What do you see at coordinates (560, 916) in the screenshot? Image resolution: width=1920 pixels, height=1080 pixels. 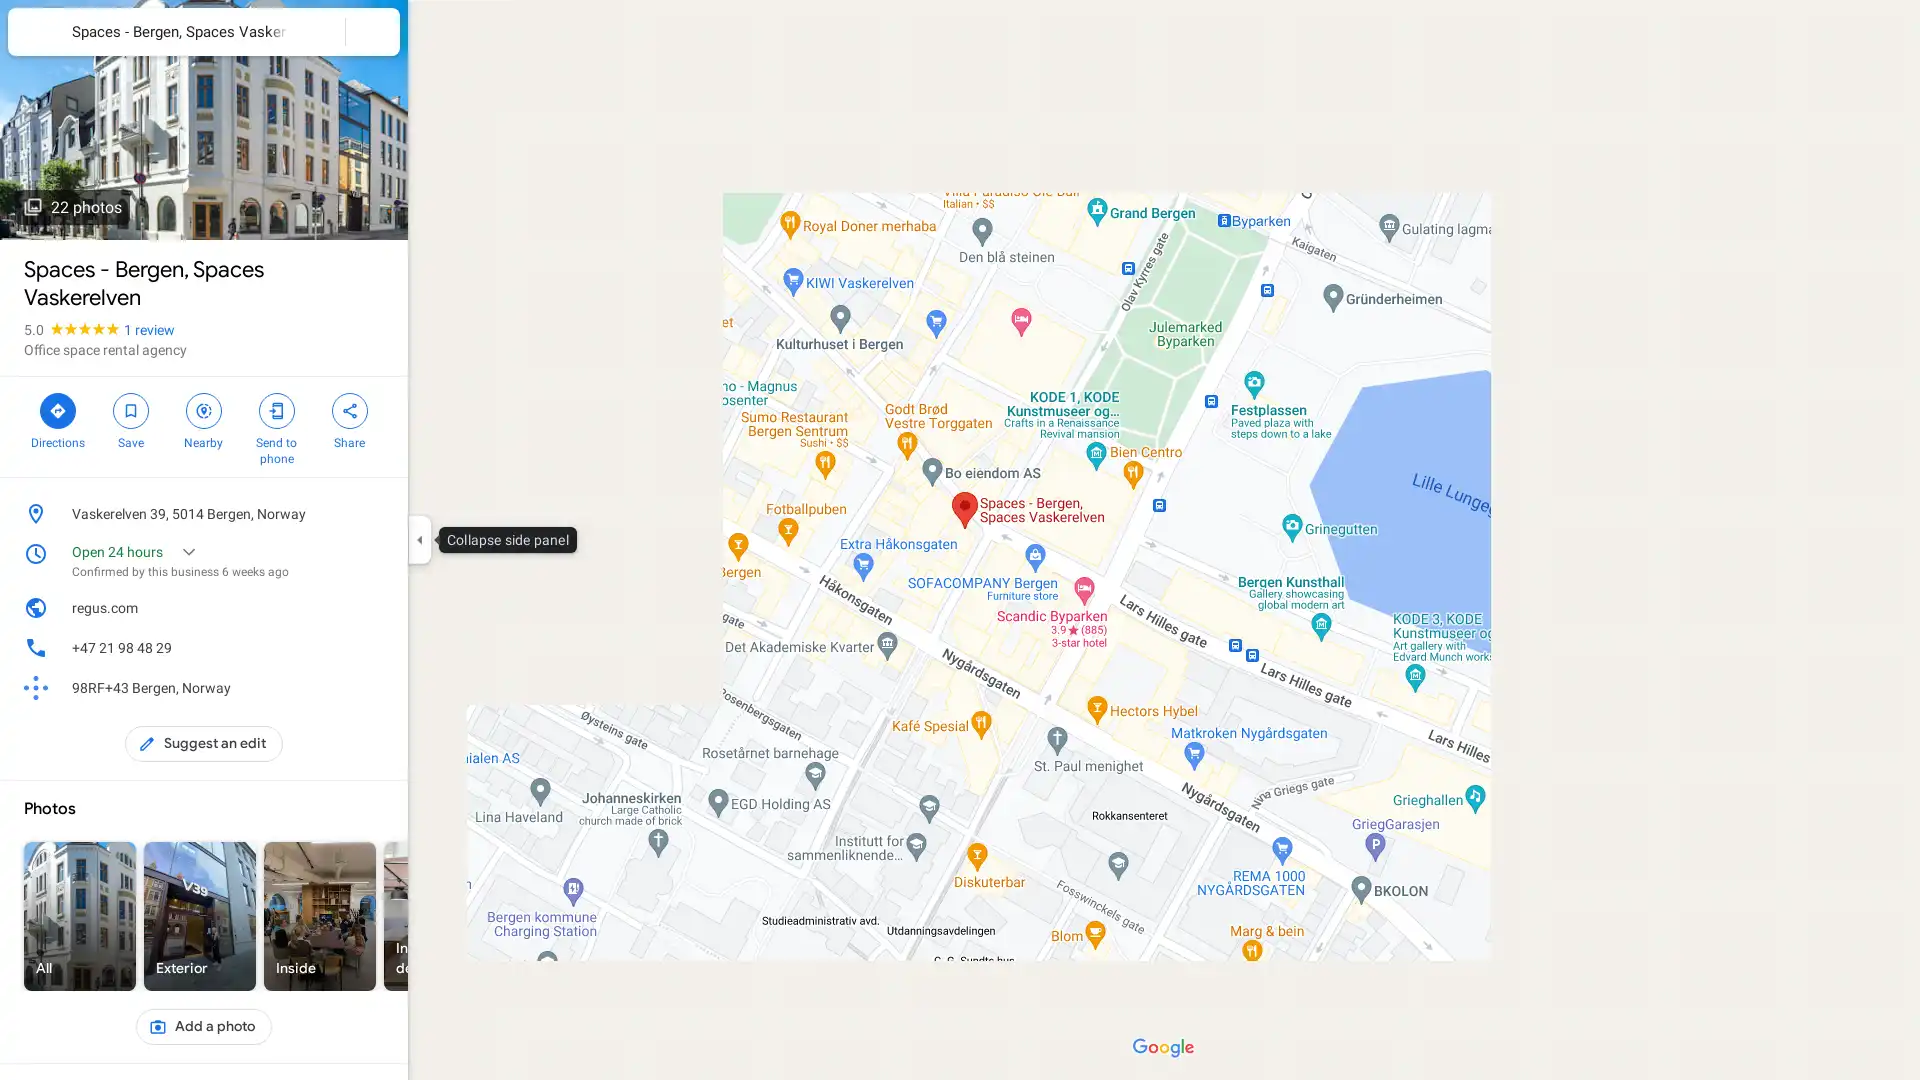 I see `By owner` at bounding box center [560, 916].